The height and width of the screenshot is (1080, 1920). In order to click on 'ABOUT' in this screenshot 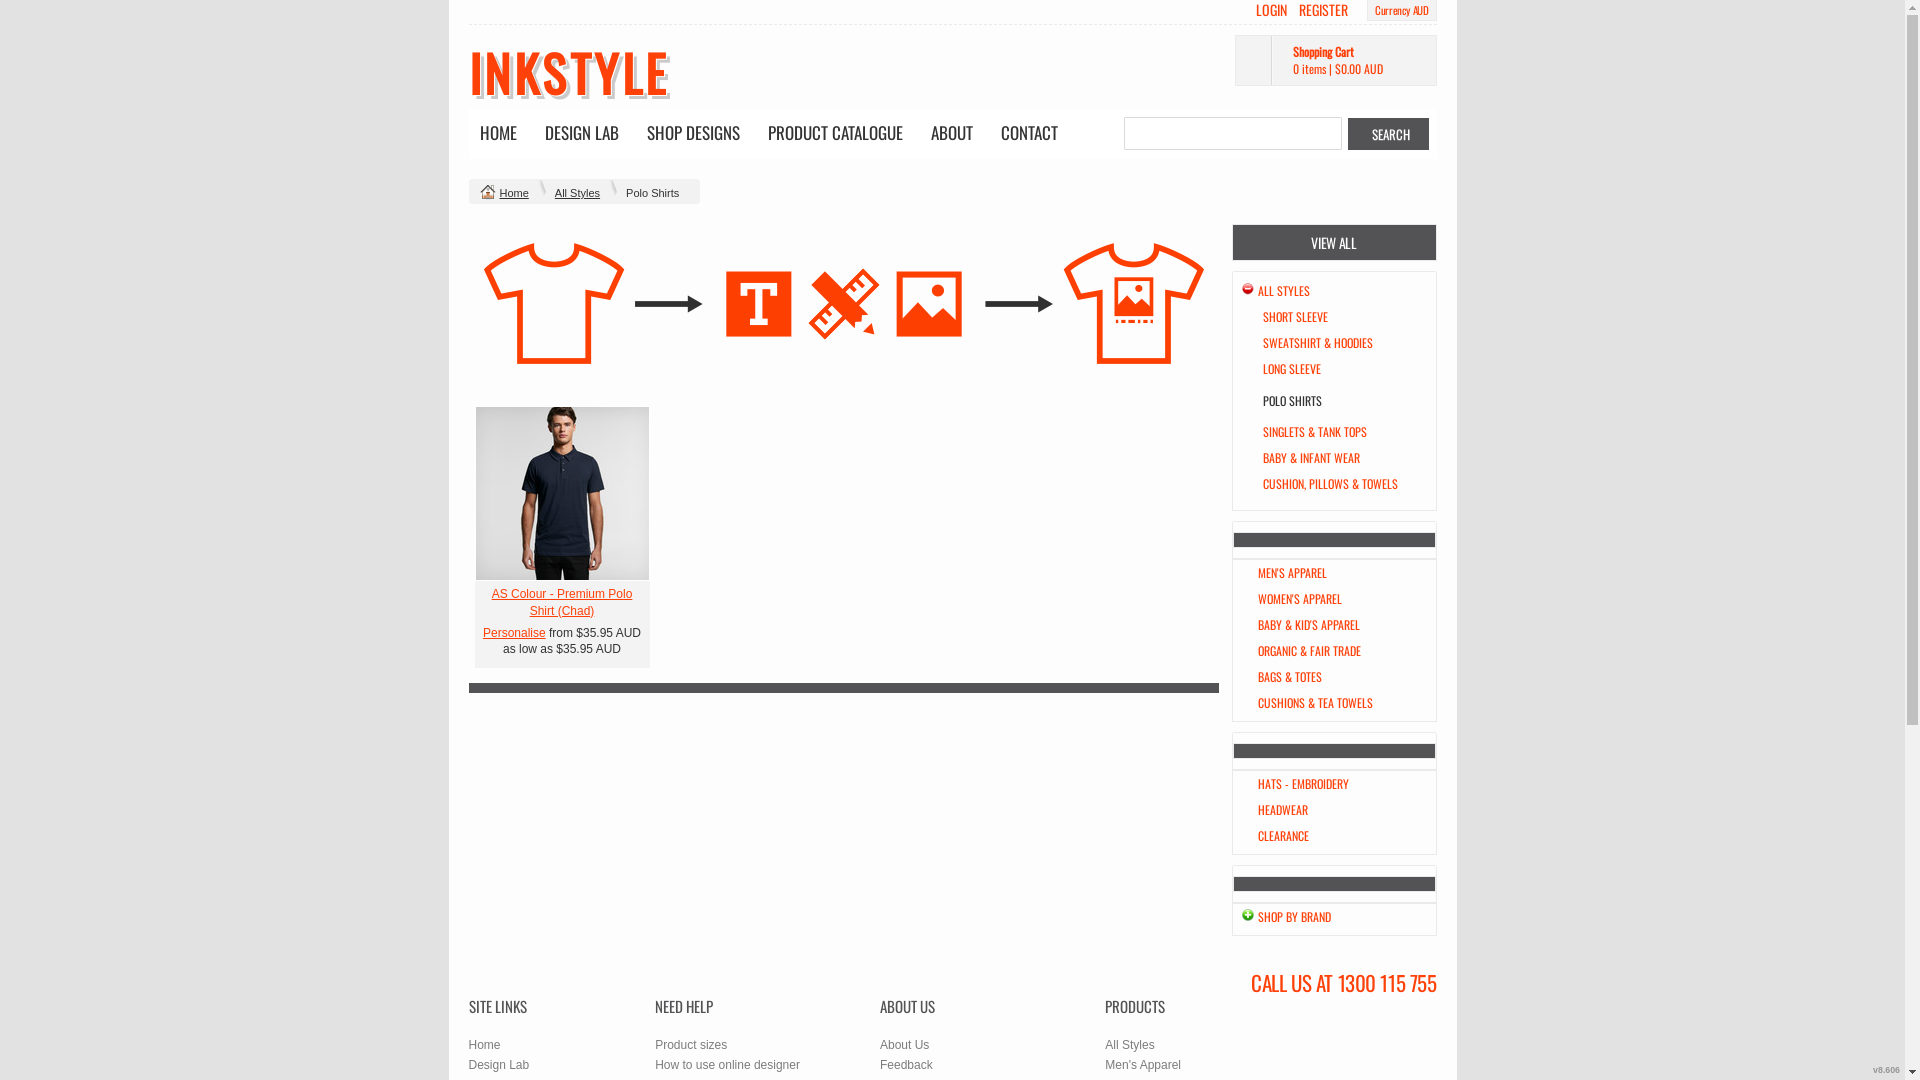, I will do `click(920, 134)`.